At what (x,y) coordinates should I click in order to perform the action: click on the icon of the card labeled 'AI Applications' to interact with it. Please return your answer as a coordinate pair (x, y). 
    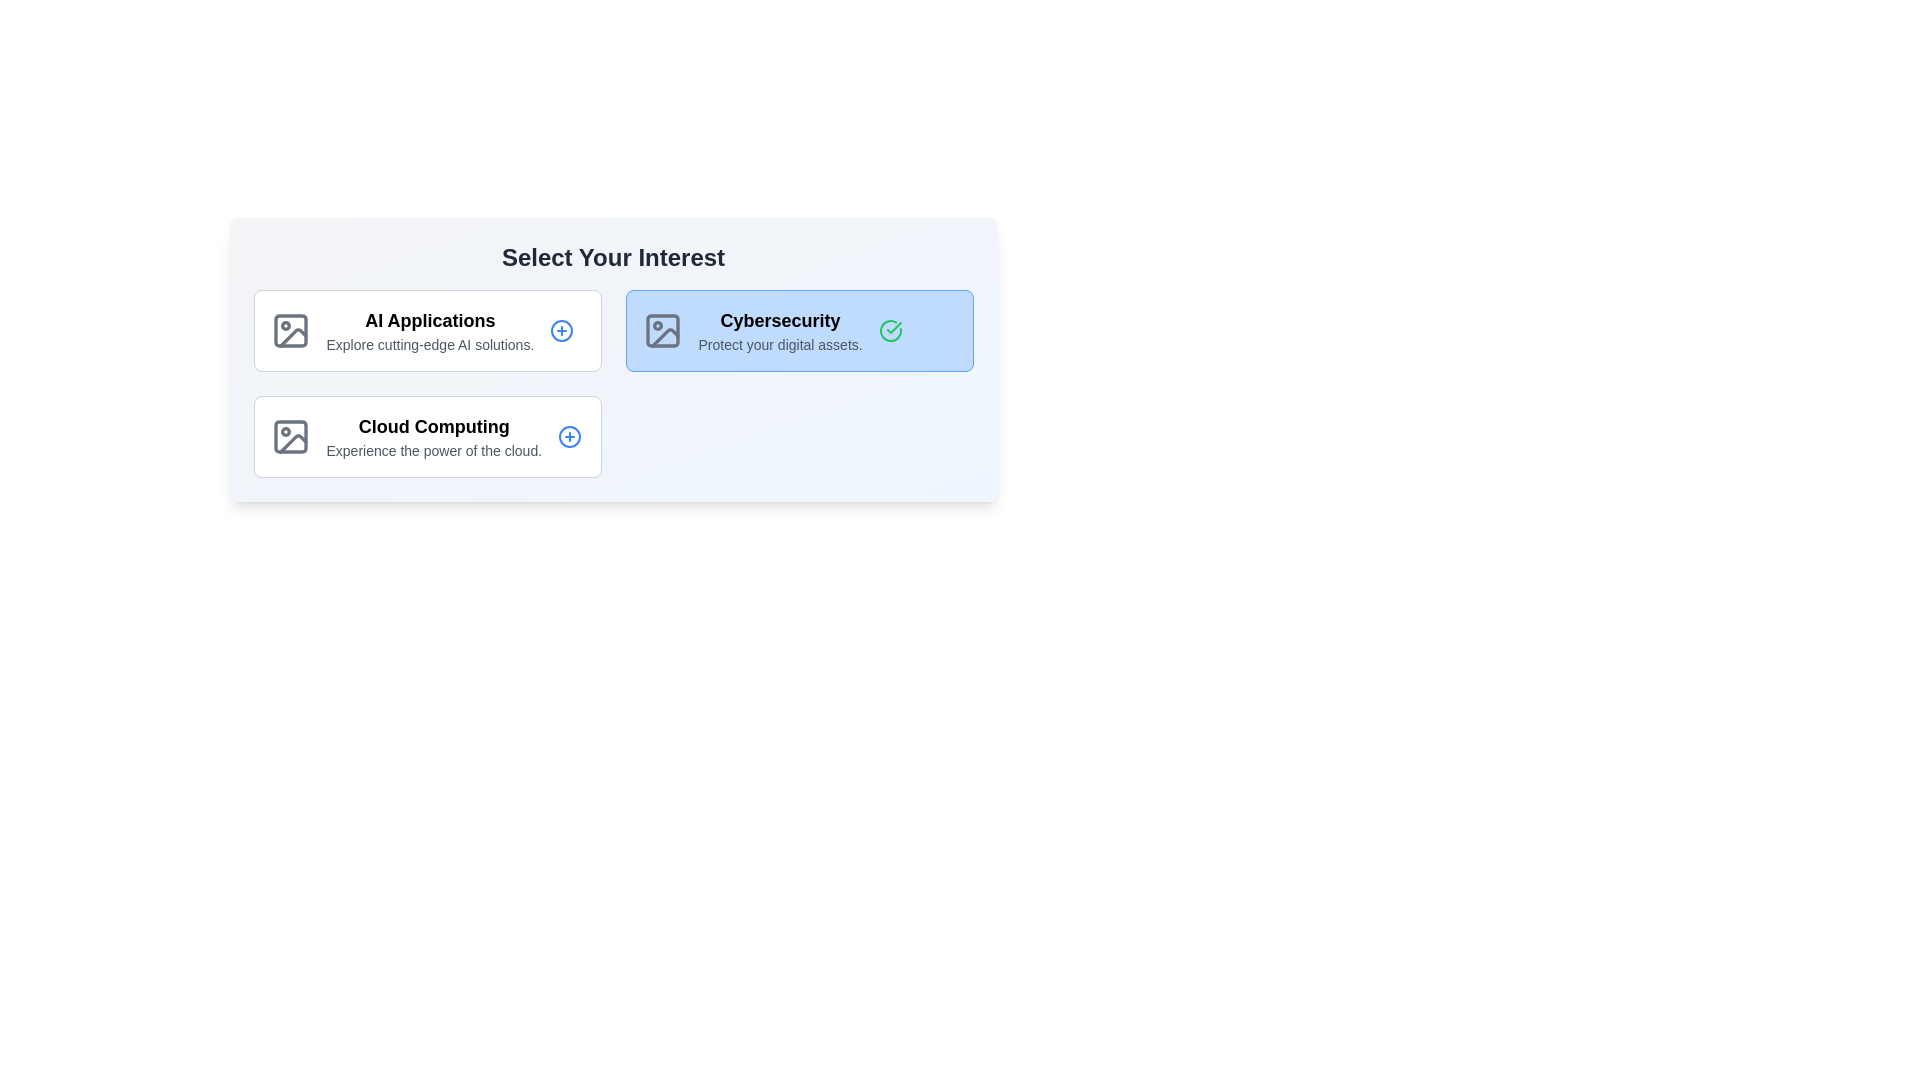
    Looking at the image, I should click on (289, 330).